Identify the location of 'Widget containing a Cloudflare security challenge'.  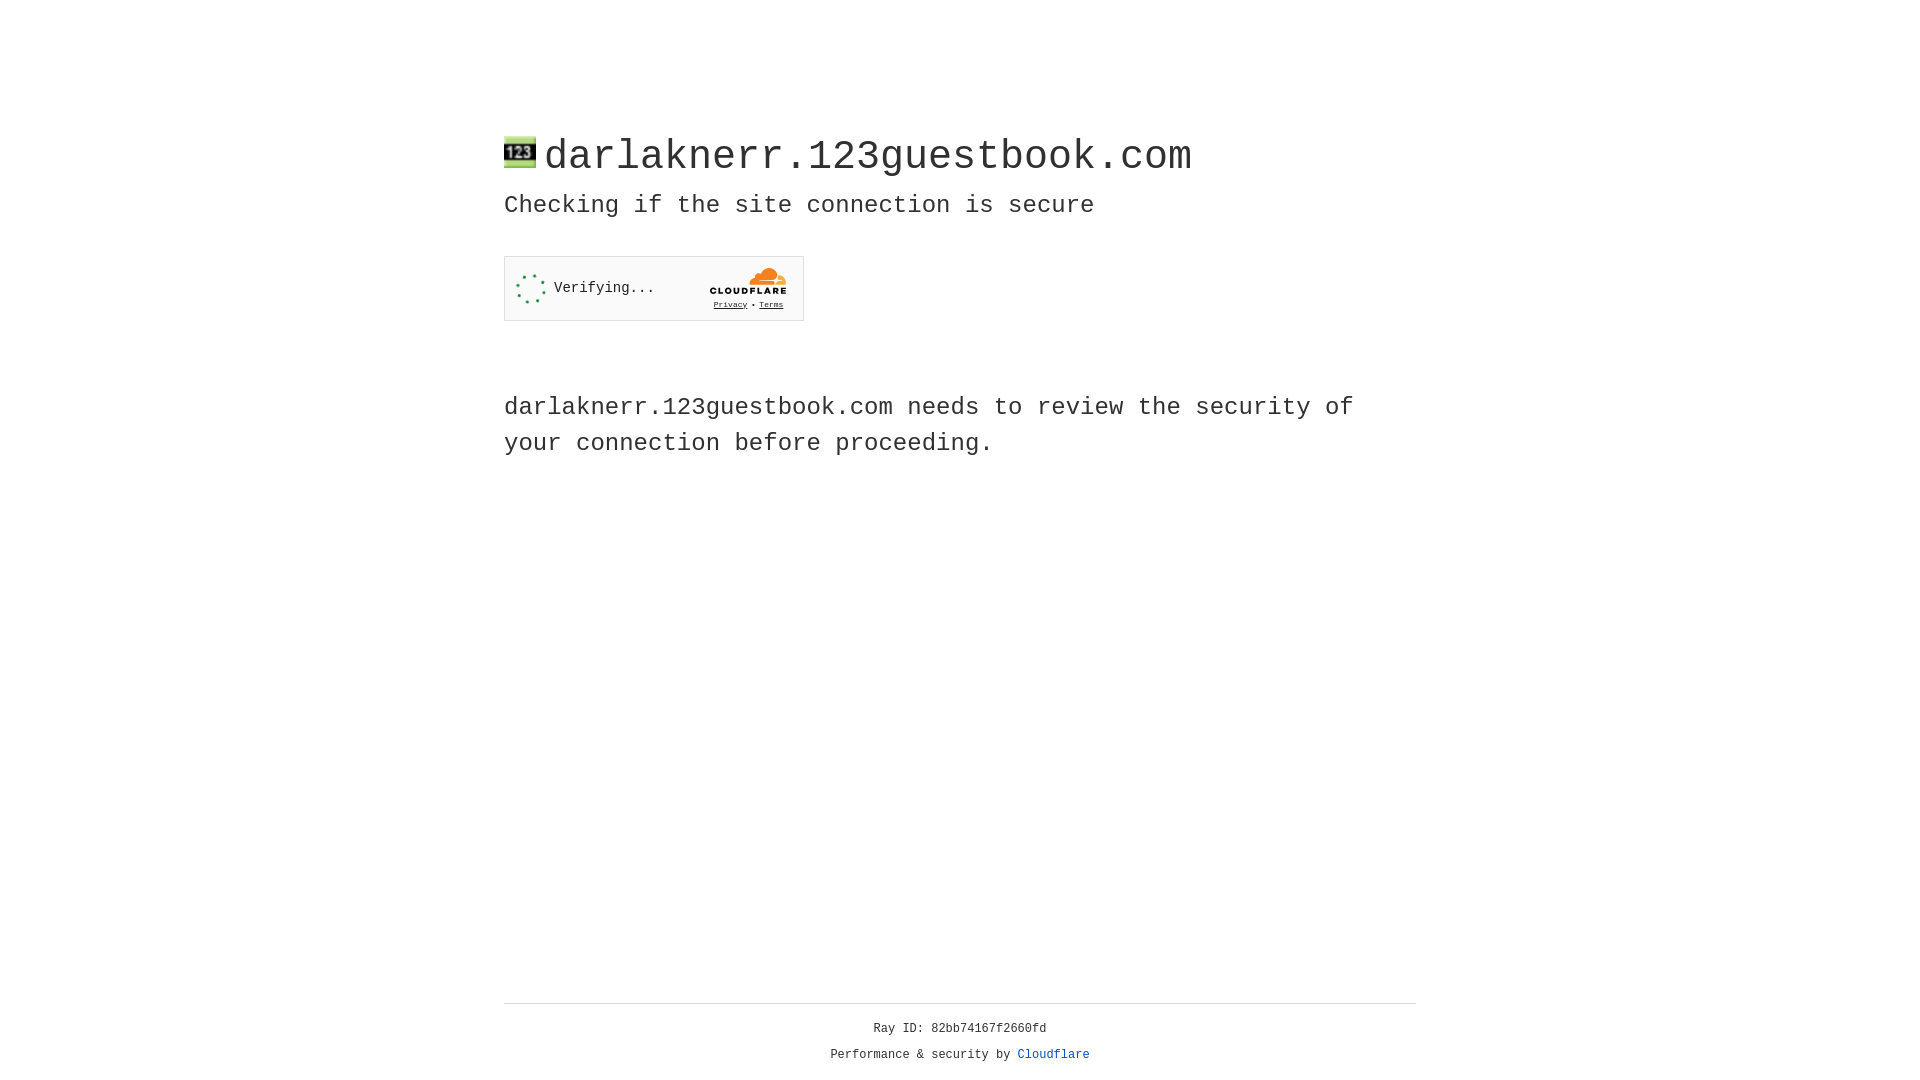
(653, 288).